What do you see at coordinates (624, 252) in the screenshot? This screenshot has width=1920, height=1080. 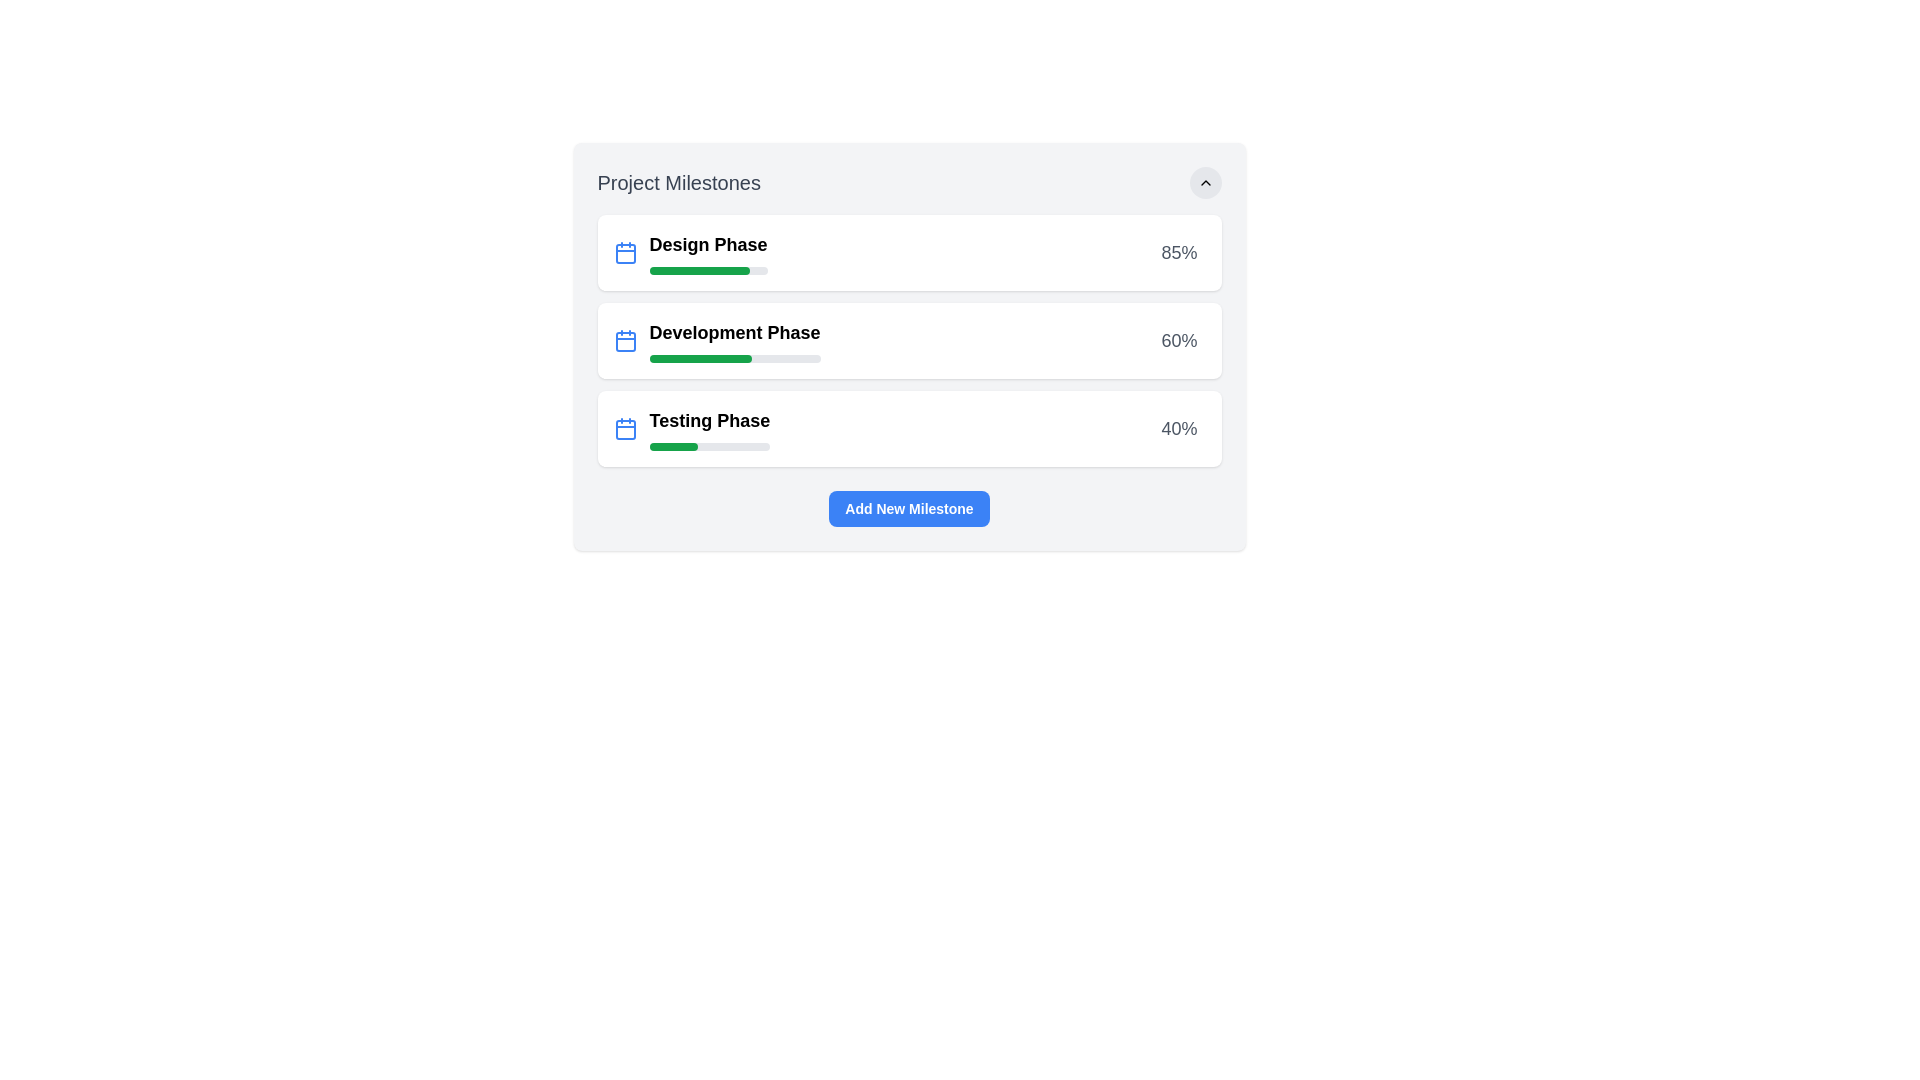 I see `the calendar SVG icon located to the left of the 'Design Phase' text in the topmost milestone card` at bounding box center [624, 252].